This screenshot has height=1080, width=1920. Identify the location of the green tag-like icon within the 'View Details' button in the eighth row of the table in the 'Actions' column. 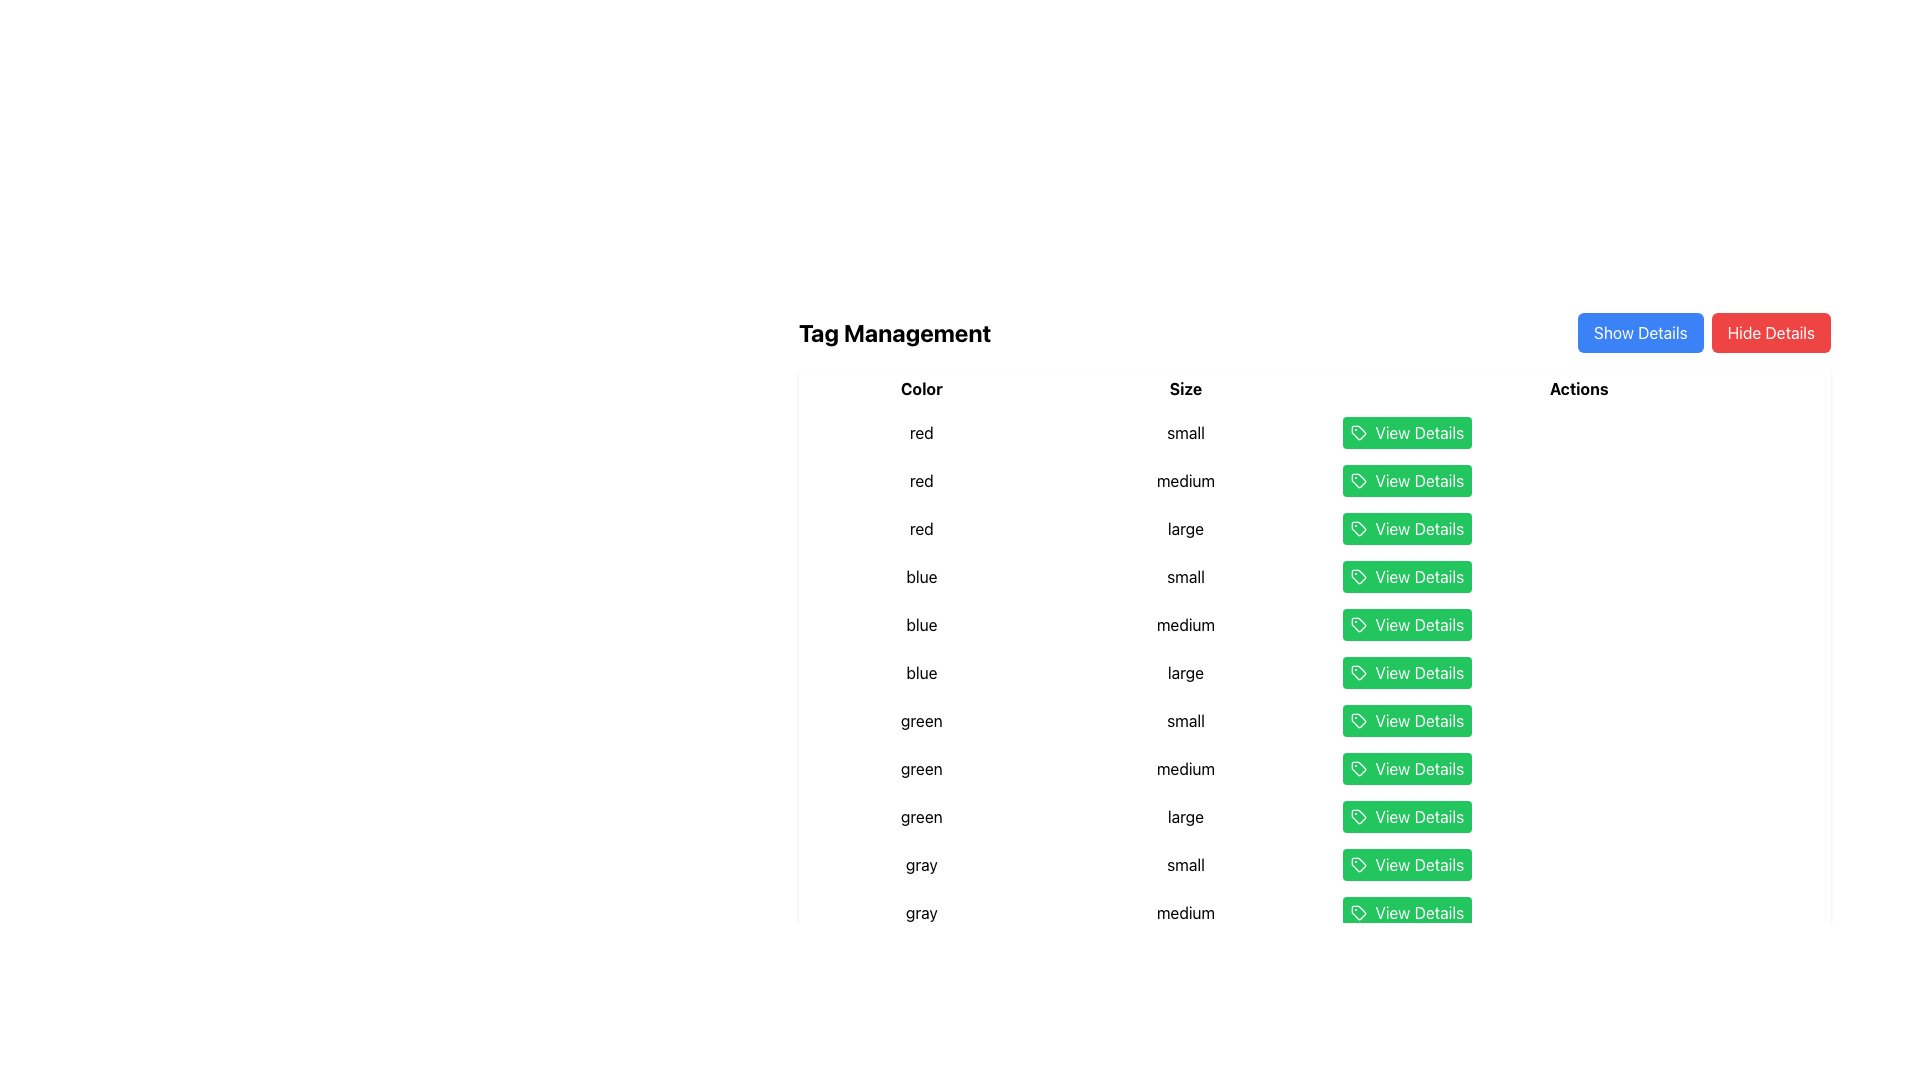
(1358, 766).